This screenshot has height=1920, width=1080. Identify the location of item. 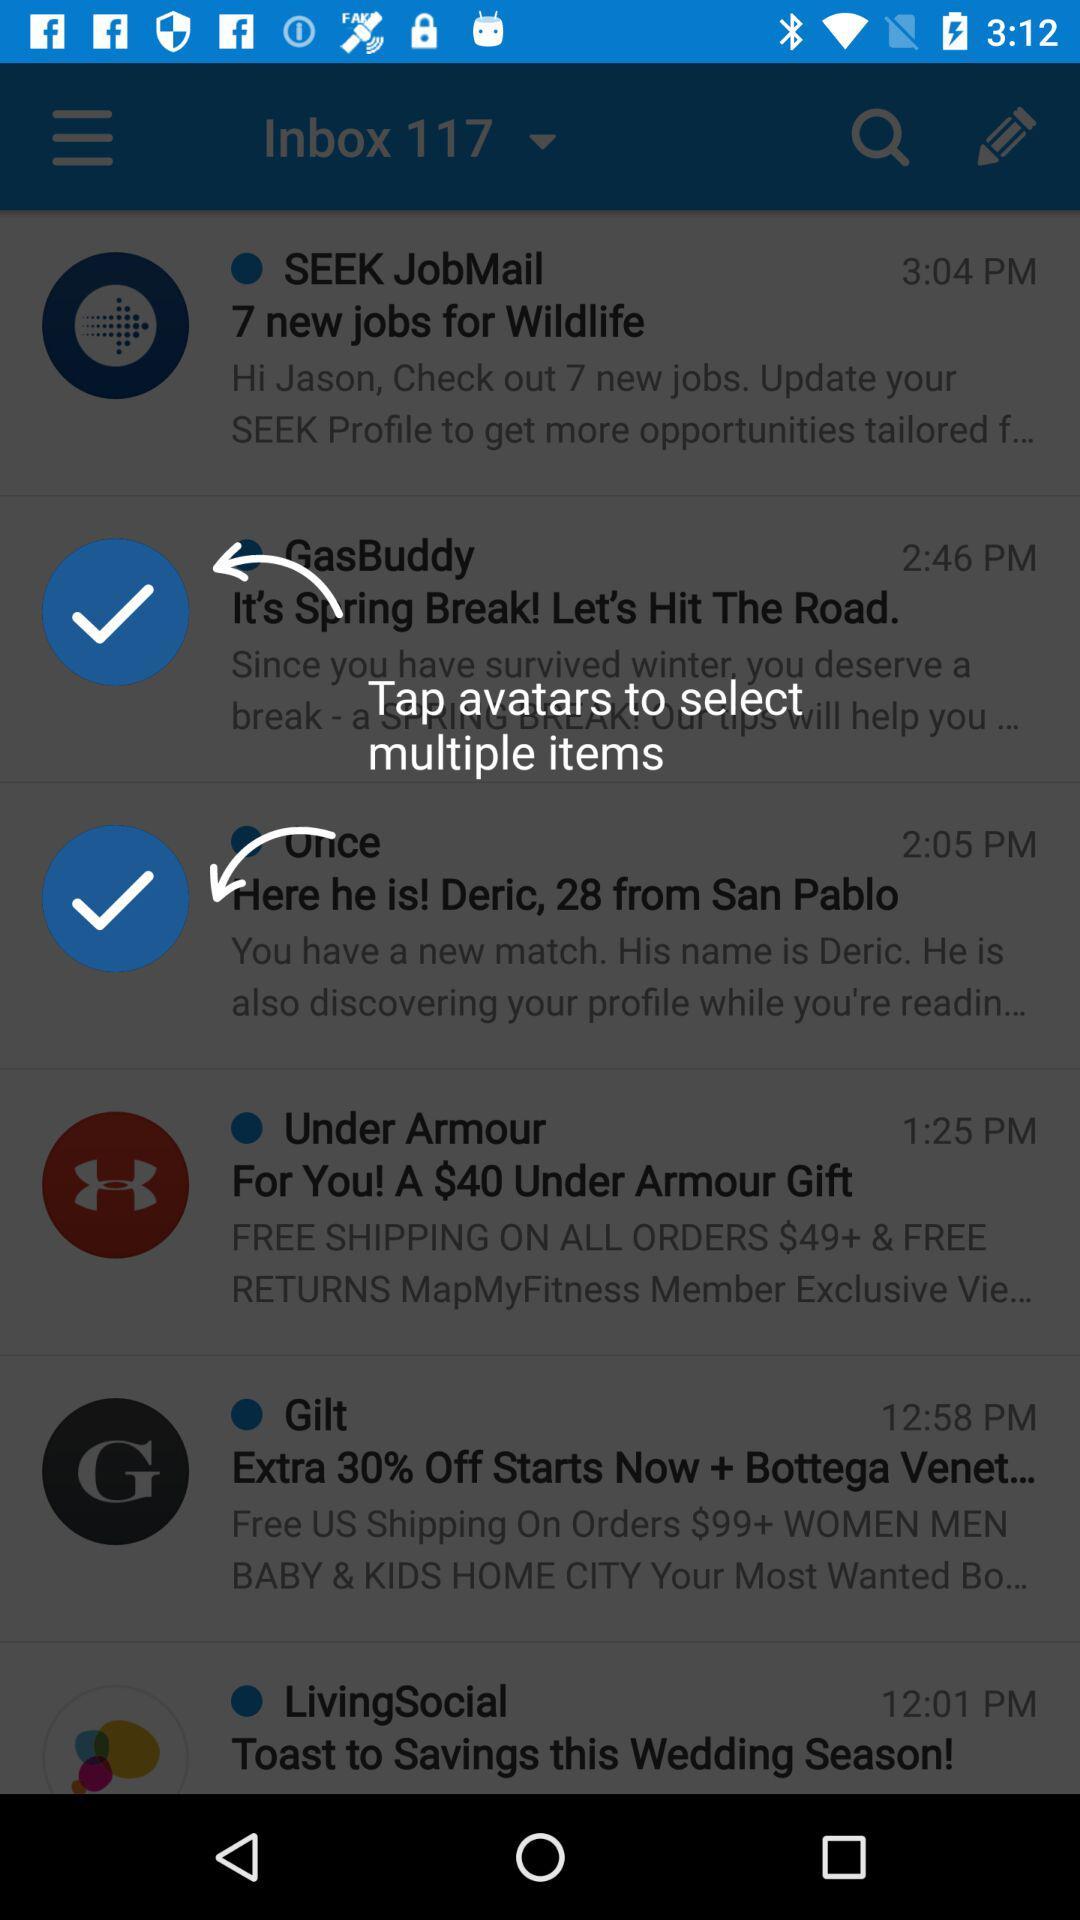
(115, 610).